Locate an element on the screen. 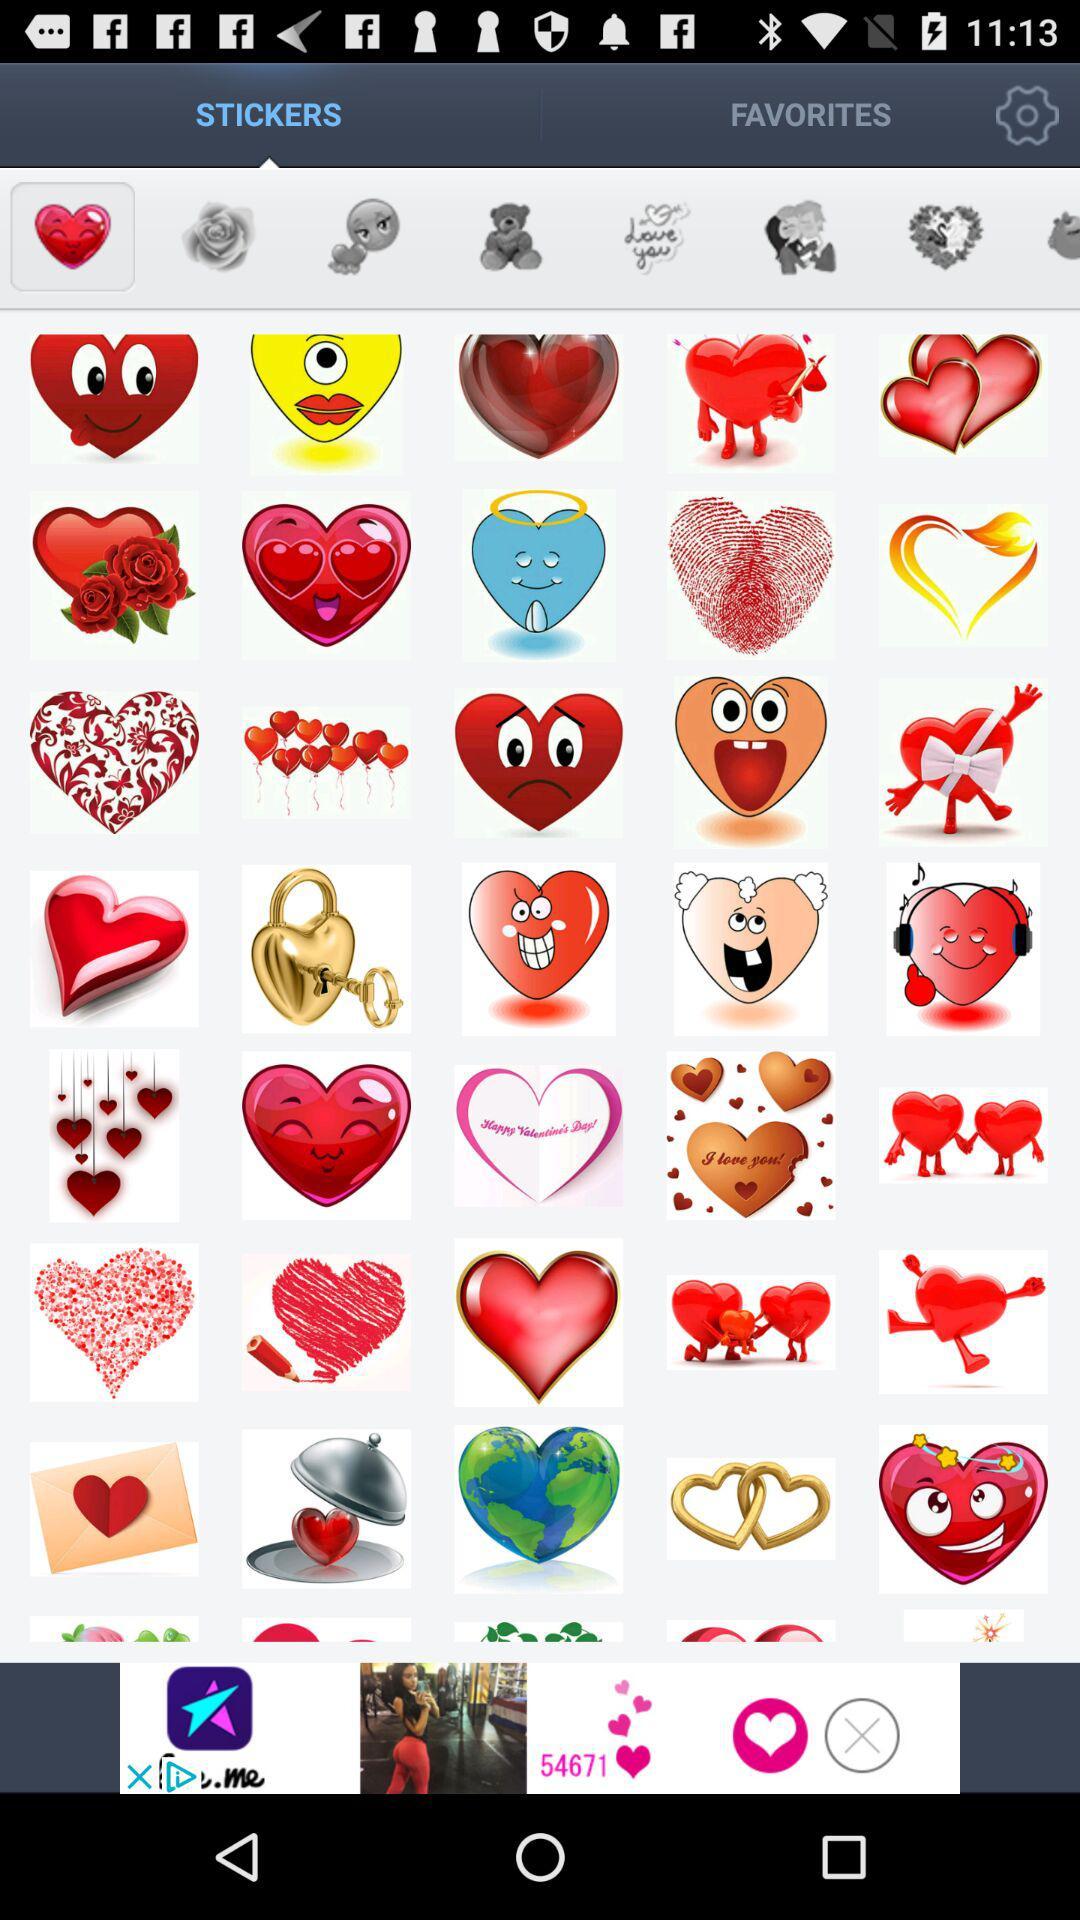 The width and height of the screenshot is (1080, 1920). the favorite icon is located at coordinates (71, 253).